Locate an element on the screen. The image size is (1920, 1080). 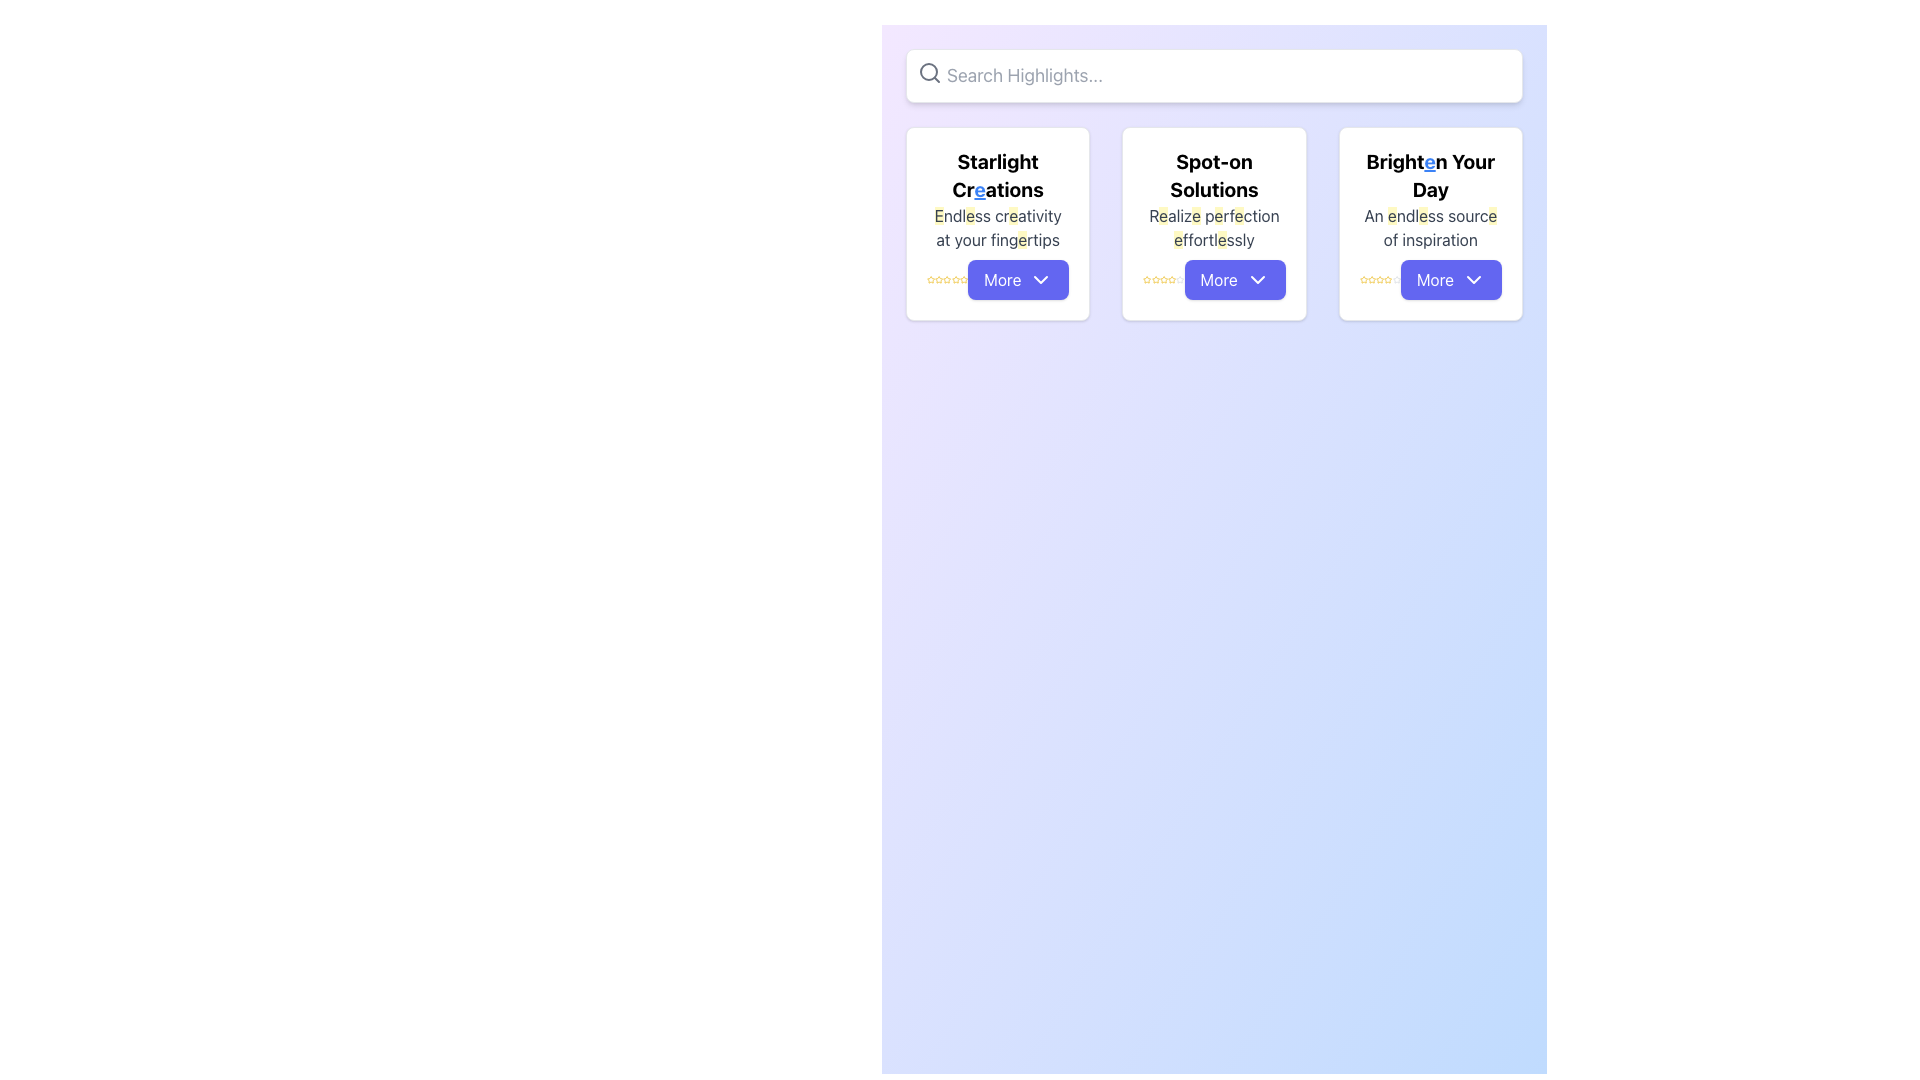
the highlighted character 'e' in the sentence 'Endless creativity at your fingertips' on the leftmost card under the heading 'Starlight Creations' is located at coordinates (1022, 238).